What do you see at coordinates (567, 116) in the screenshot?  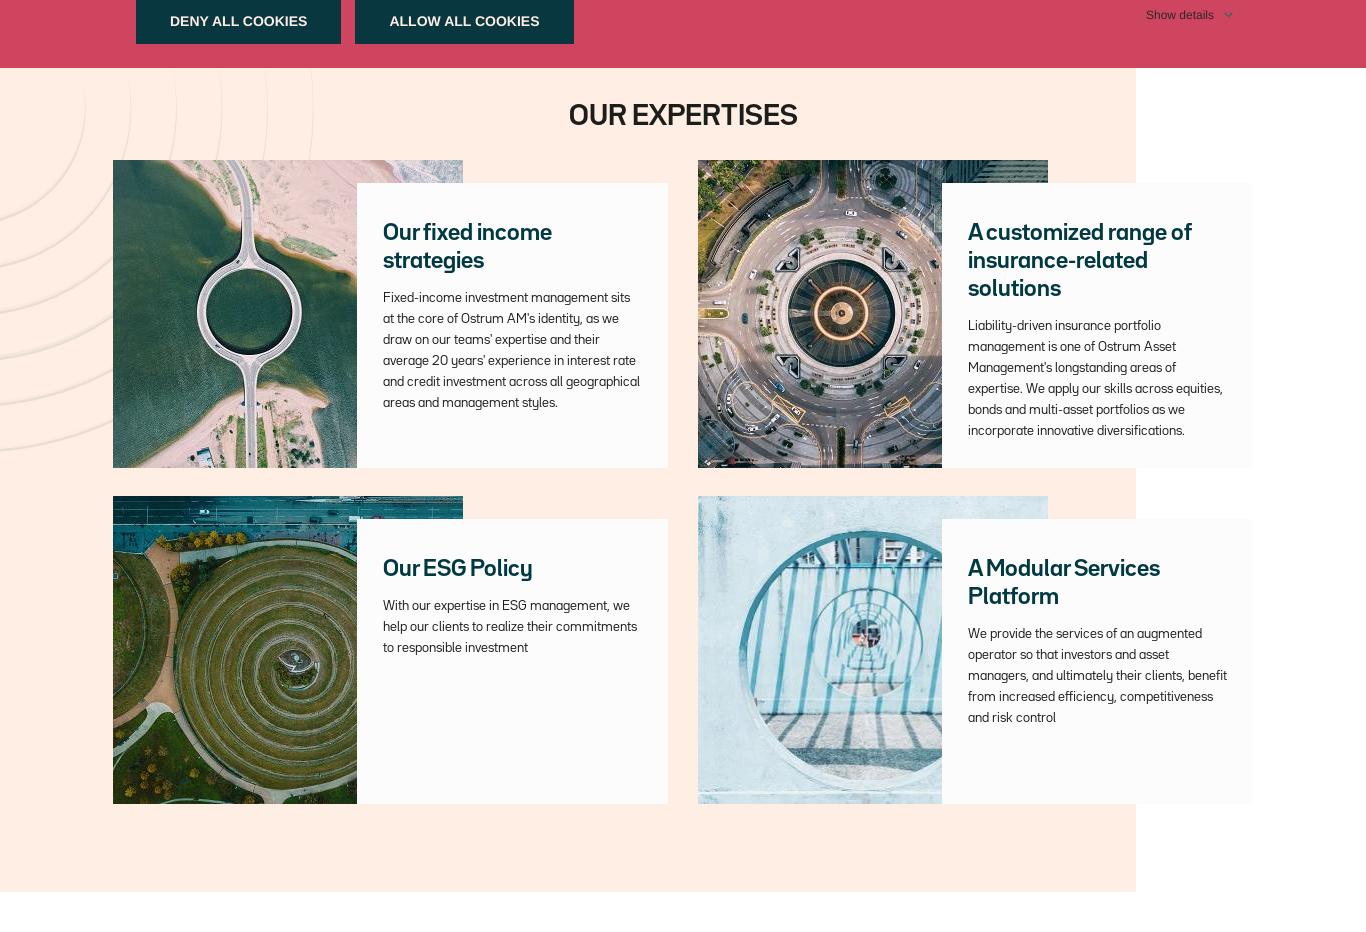 I see `'Our expertises'` at bounding box center [567, 116].